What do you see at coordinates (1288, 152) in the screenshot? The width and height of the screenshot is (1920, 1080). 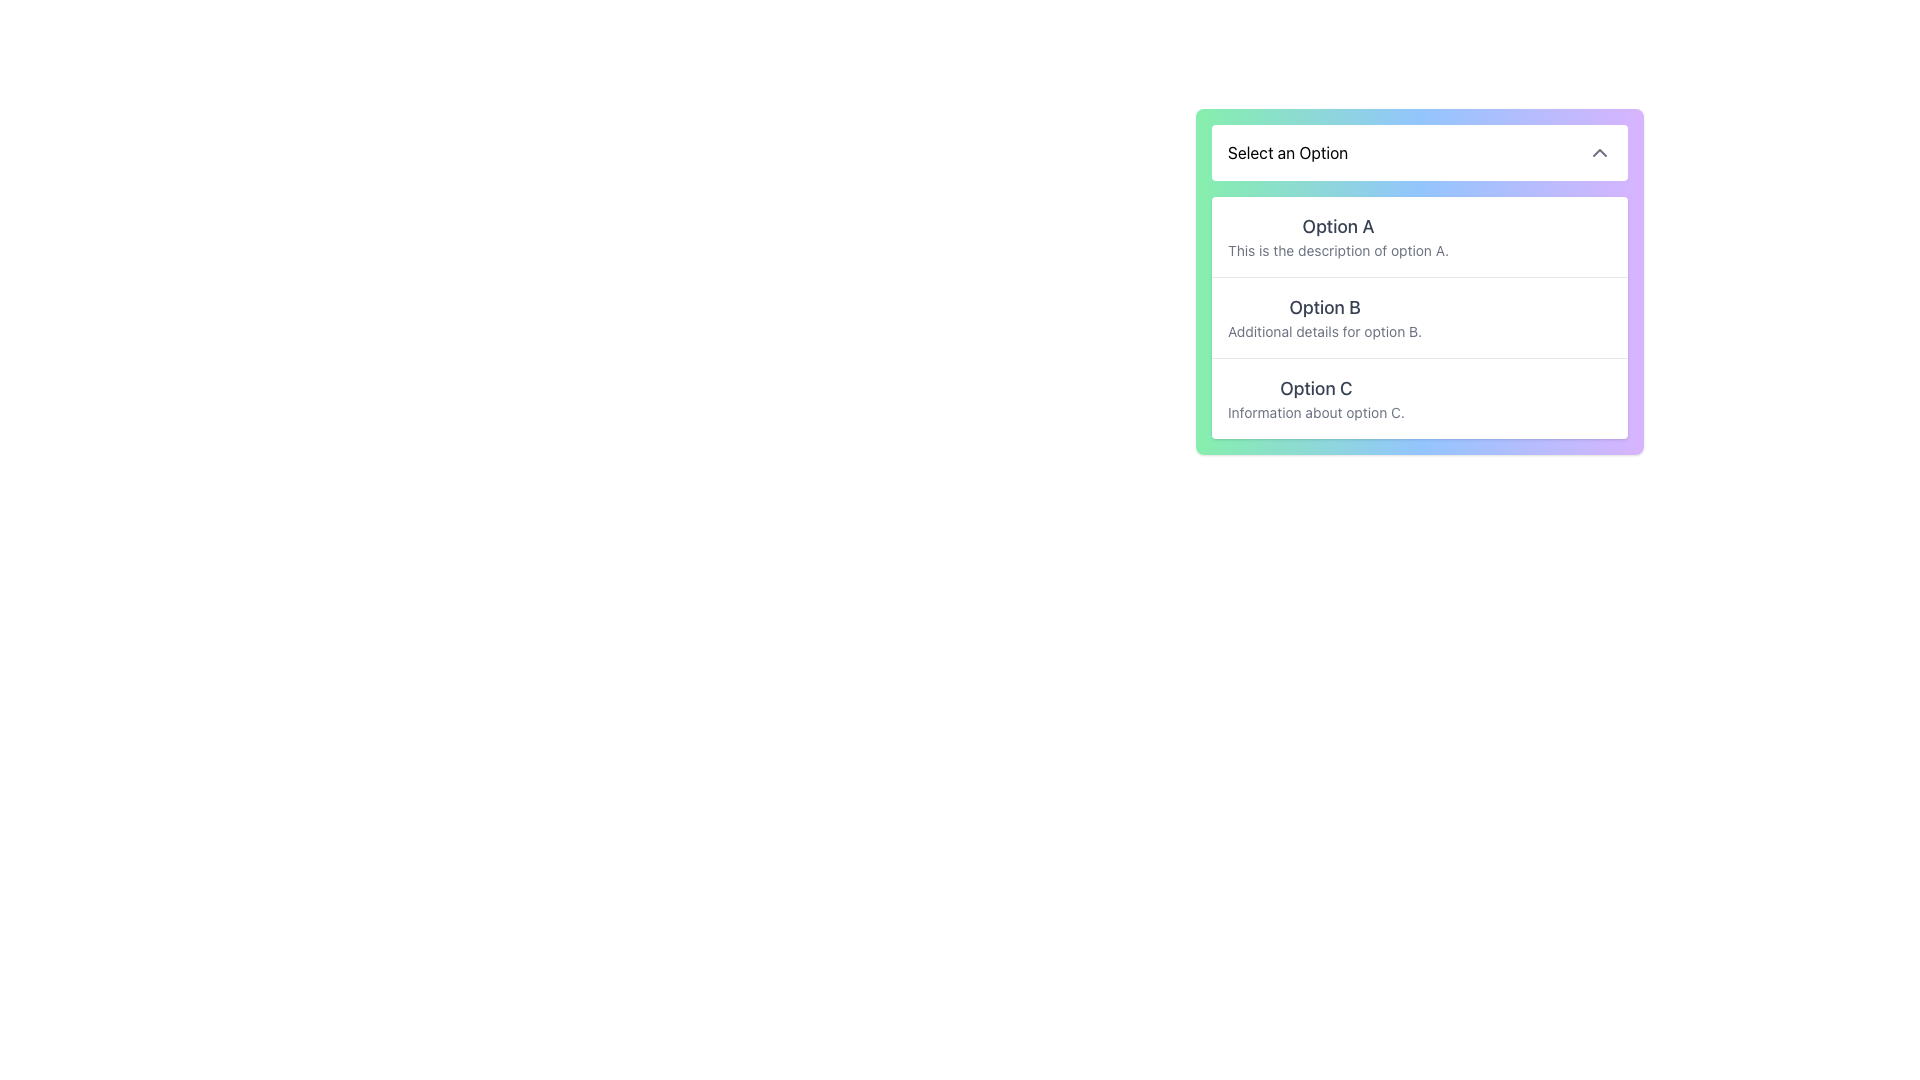 I see `the header text label of the dropdown menu, which is centrally located in the top header section and positioned to the left of the chevron icon` at bounding box center [1288, 152].